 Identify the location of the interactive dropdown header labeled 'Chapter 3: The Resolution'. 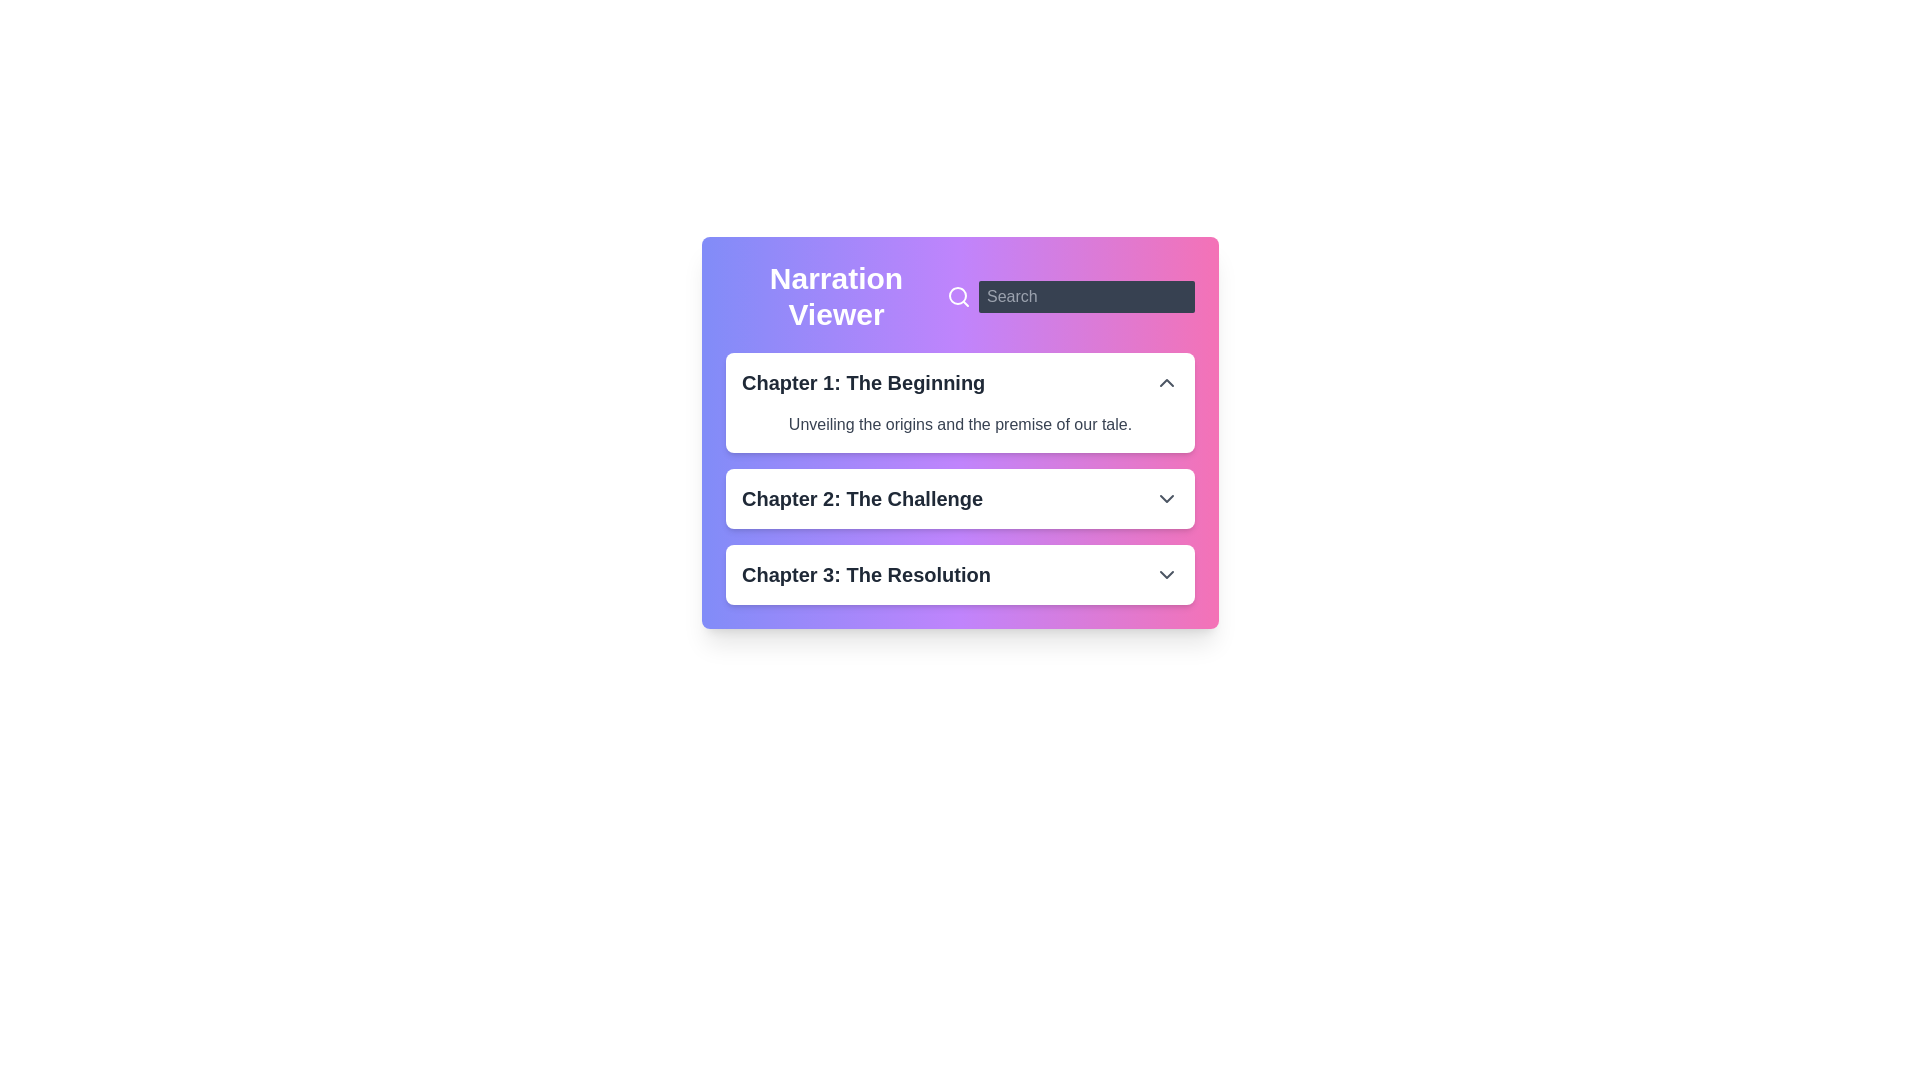
(960, 574).